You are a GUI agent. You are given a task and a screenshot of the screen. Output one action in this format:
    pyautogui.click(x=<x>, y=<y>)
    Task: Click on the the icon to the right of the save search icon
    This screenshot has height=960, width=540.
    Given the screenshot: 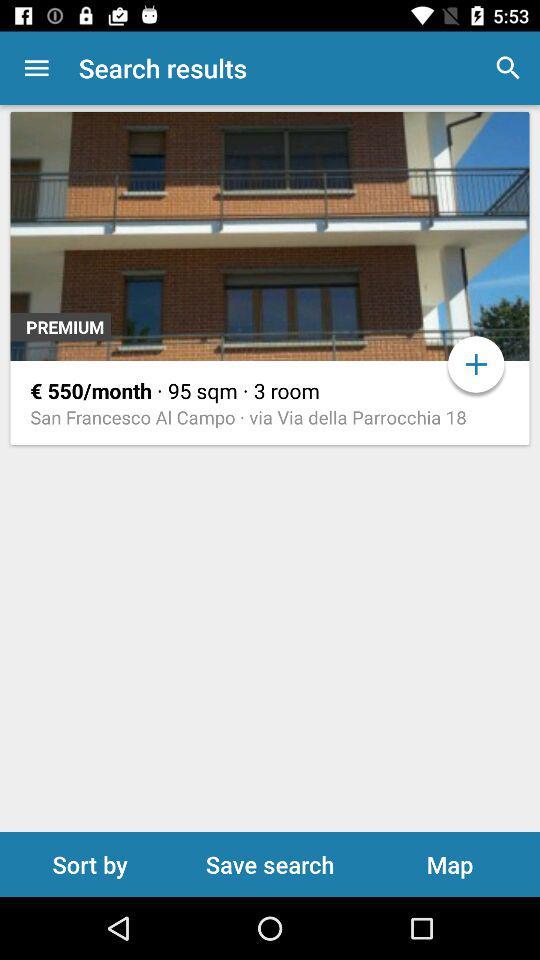 What is the action you would take?
    pyautogui.click(x=449, y=863)
    